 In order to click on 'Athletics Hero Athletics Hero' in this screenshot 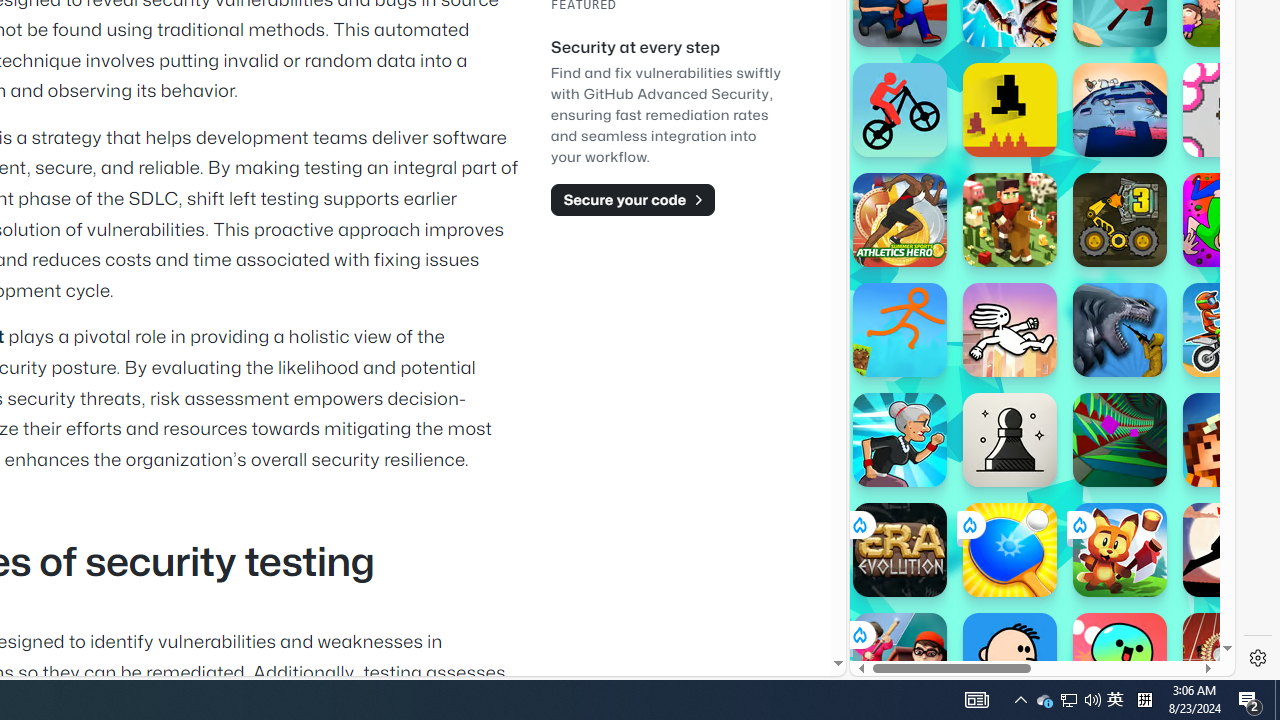, I will do `click(898, 219)`.